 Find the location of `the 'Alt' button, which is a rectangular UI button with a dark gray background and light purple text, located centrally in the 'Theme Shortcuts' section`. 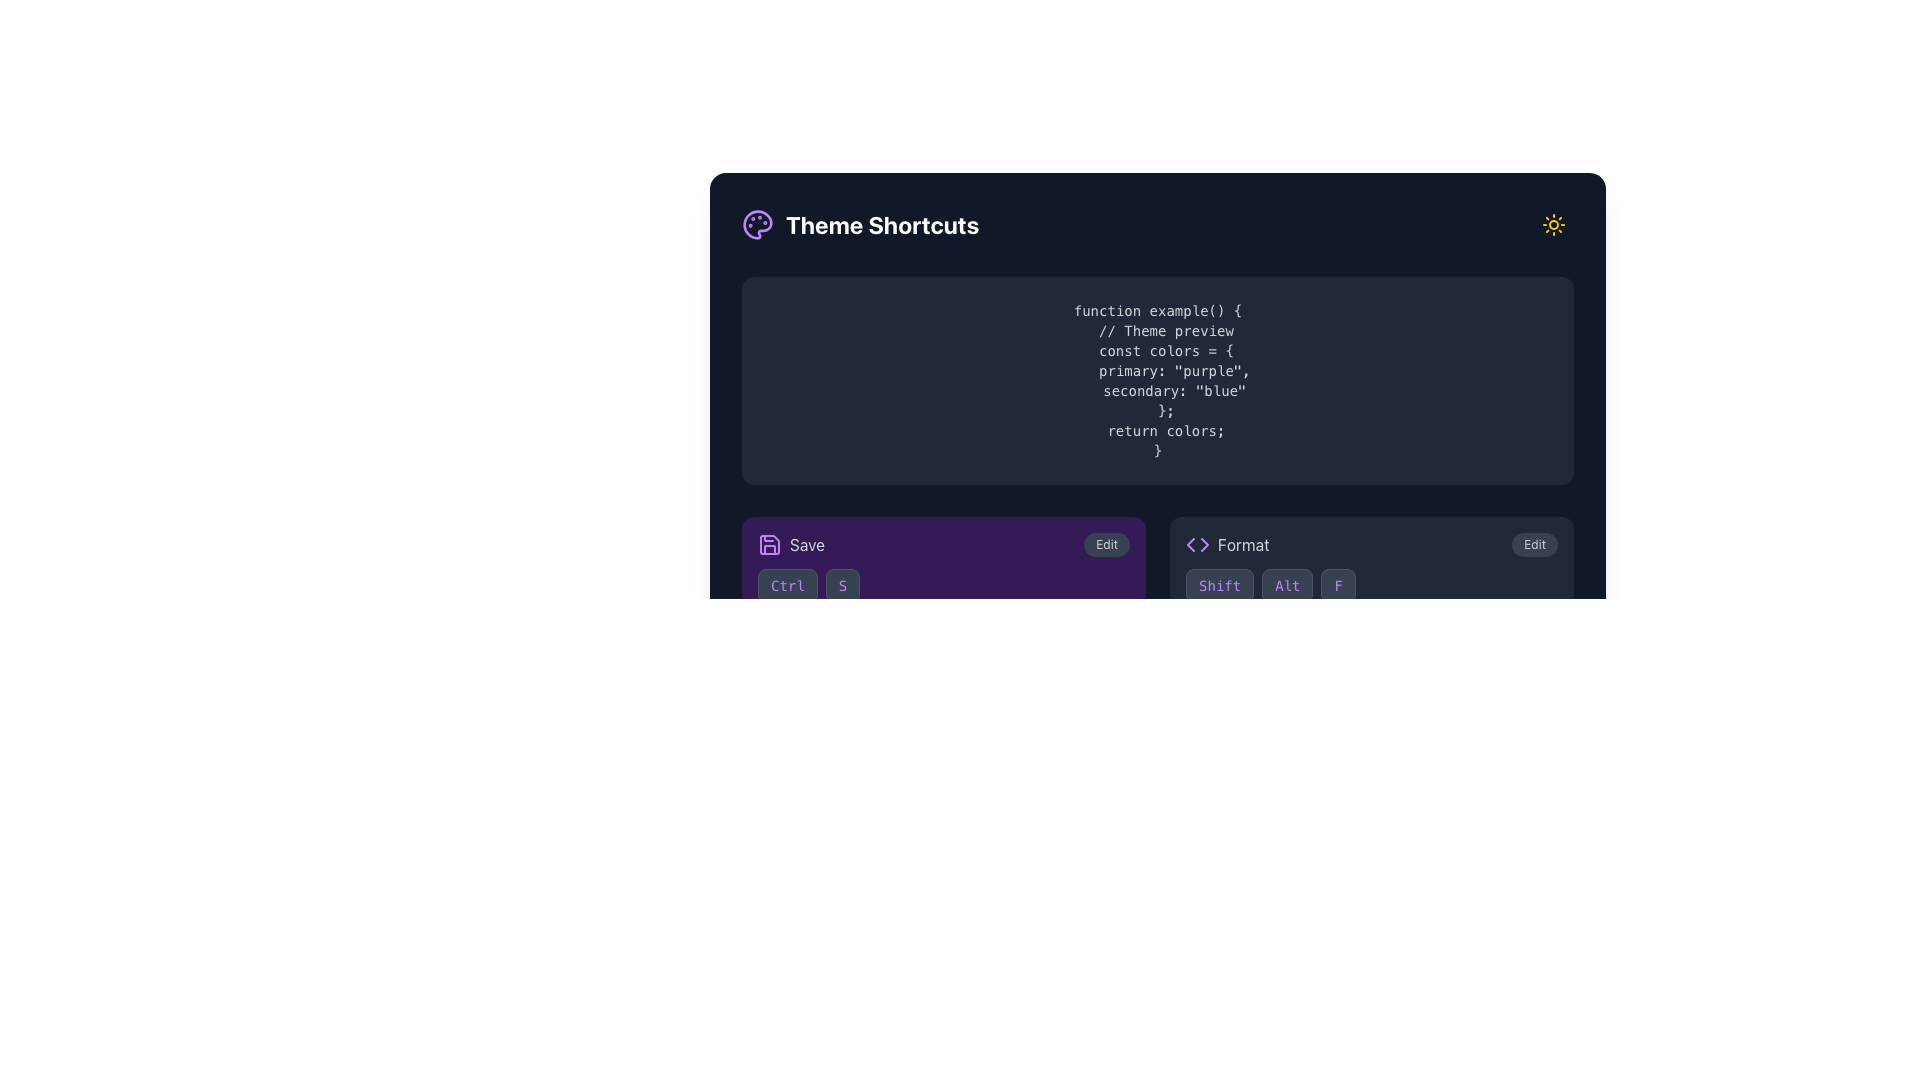

the 'Alt' button, which is a rectangular UI button with a dark gray background and light purple text, located centrally in the 'Theme Shortcuts' section is located at coordinates (1287, 585).